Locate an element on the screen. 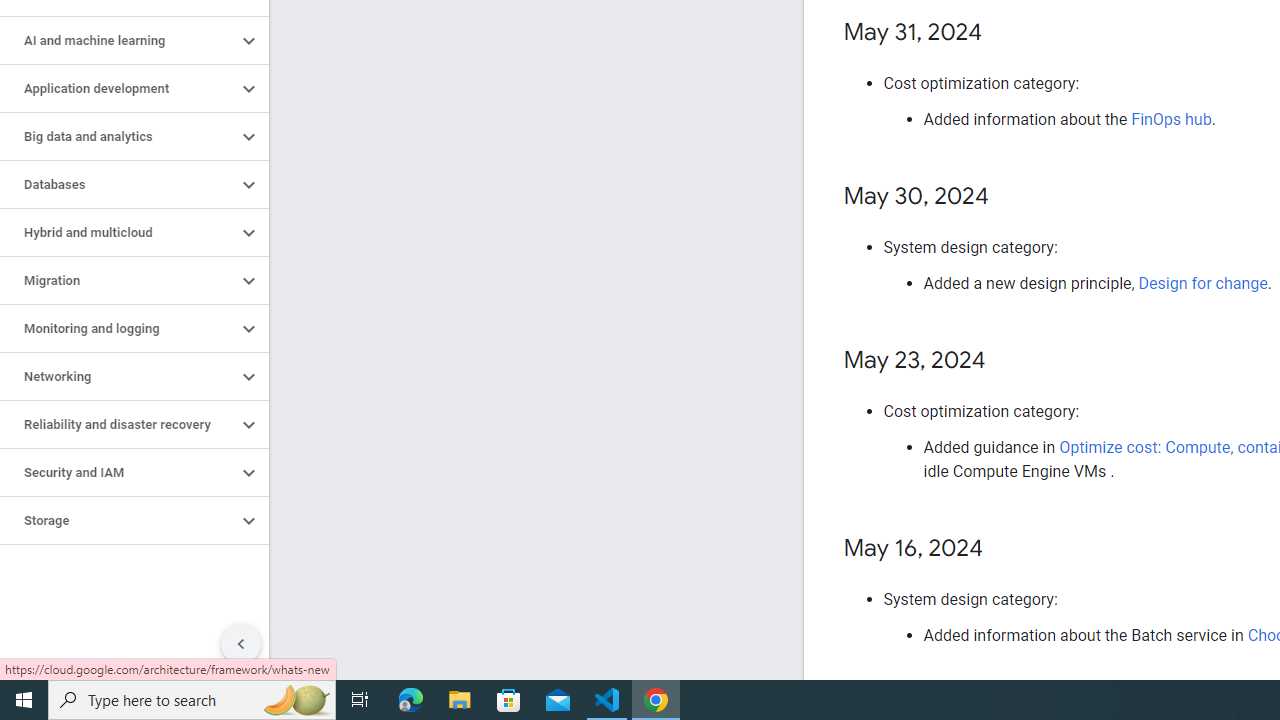 This screenshot has height=720, width=1280. 'Big data and analytics' is located at coordinates (117, 136).